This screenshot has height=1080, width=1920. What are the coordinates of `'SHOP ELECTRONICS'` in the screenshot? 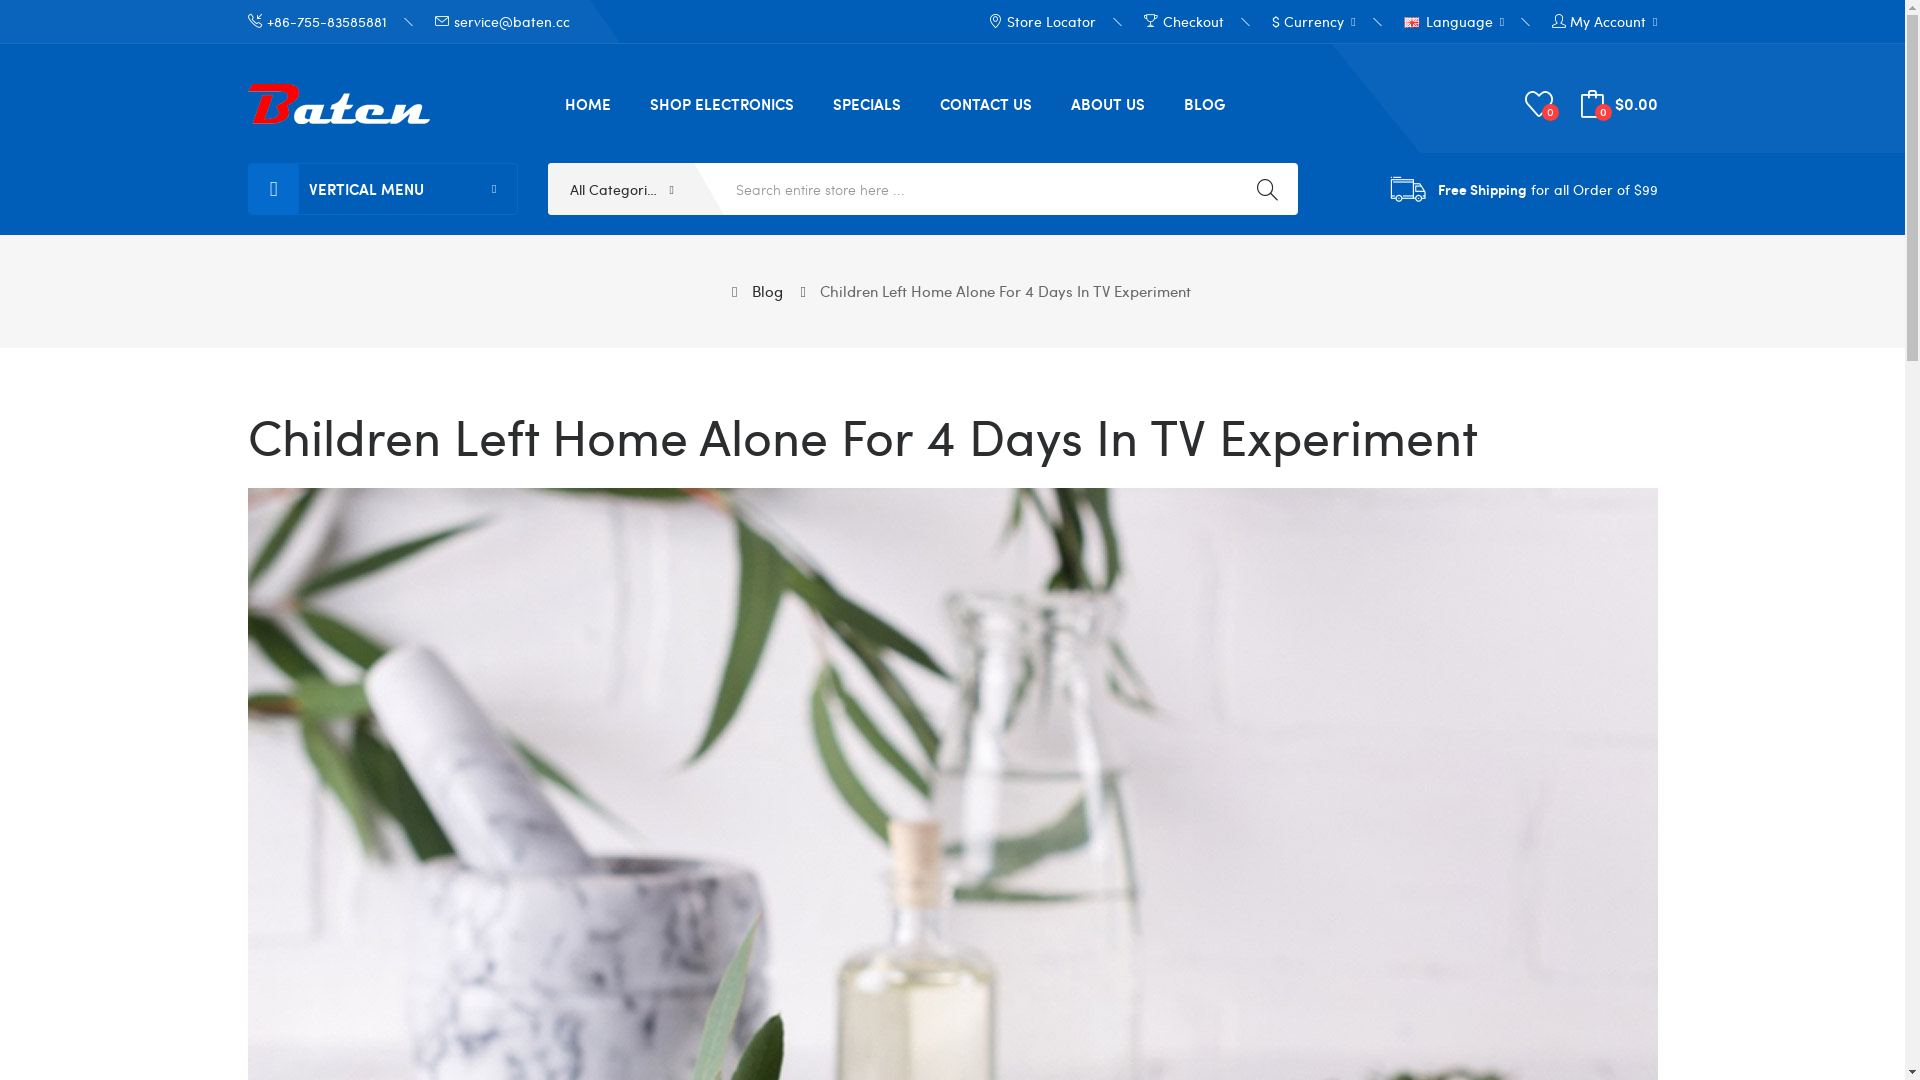 It's located at (720, 103).